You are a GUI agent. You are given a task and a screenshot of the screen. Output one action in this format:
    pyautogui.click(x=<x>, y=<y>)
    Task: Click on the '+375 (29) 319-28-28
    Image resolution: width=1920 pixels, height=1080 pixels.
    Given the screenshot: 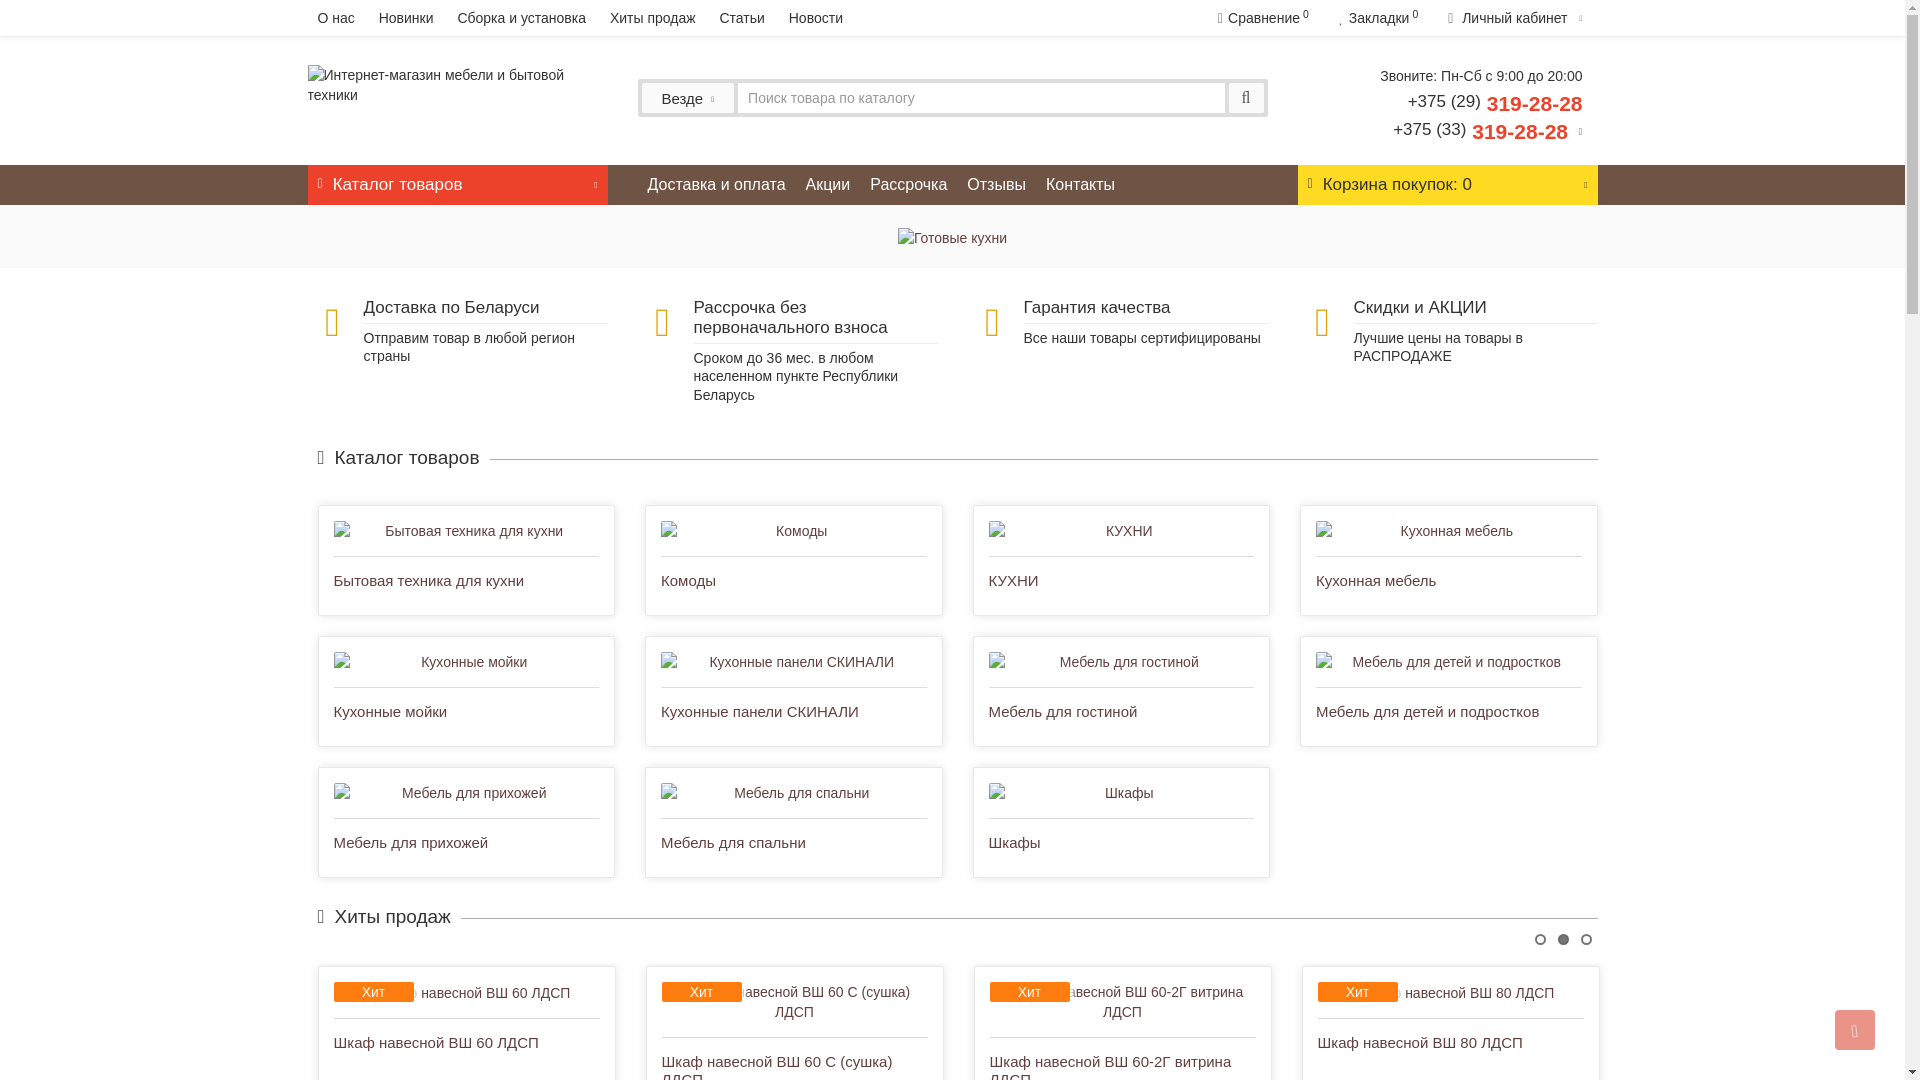 What is the action you would take?
    pyautogui.click(x=1487, y=115)
    